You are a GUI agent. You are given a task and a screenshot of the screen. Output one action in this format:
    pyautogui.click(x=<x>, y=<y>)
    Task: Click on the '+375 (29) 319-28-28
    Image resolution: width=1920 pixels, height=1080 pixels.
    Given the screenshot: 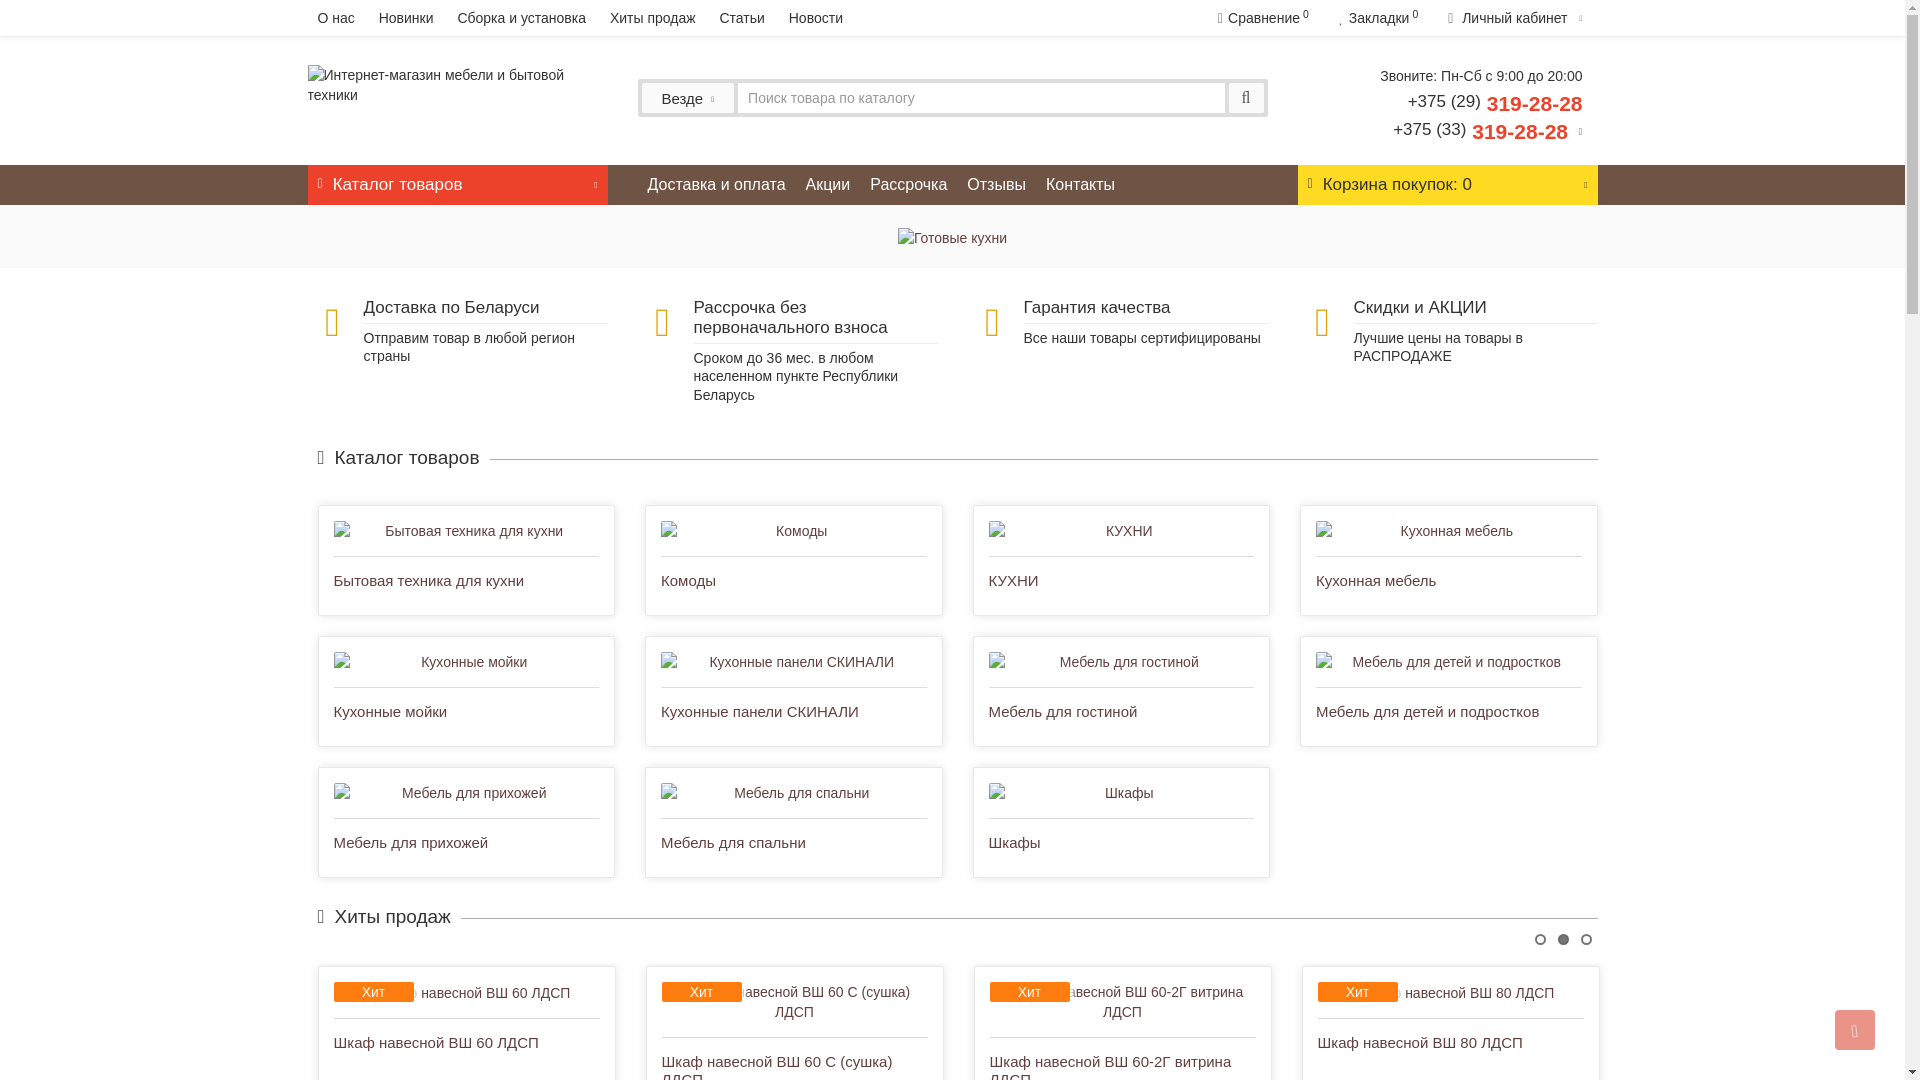 What is the action you would take?
    pyautogui.click(x=1487, y=115)
    